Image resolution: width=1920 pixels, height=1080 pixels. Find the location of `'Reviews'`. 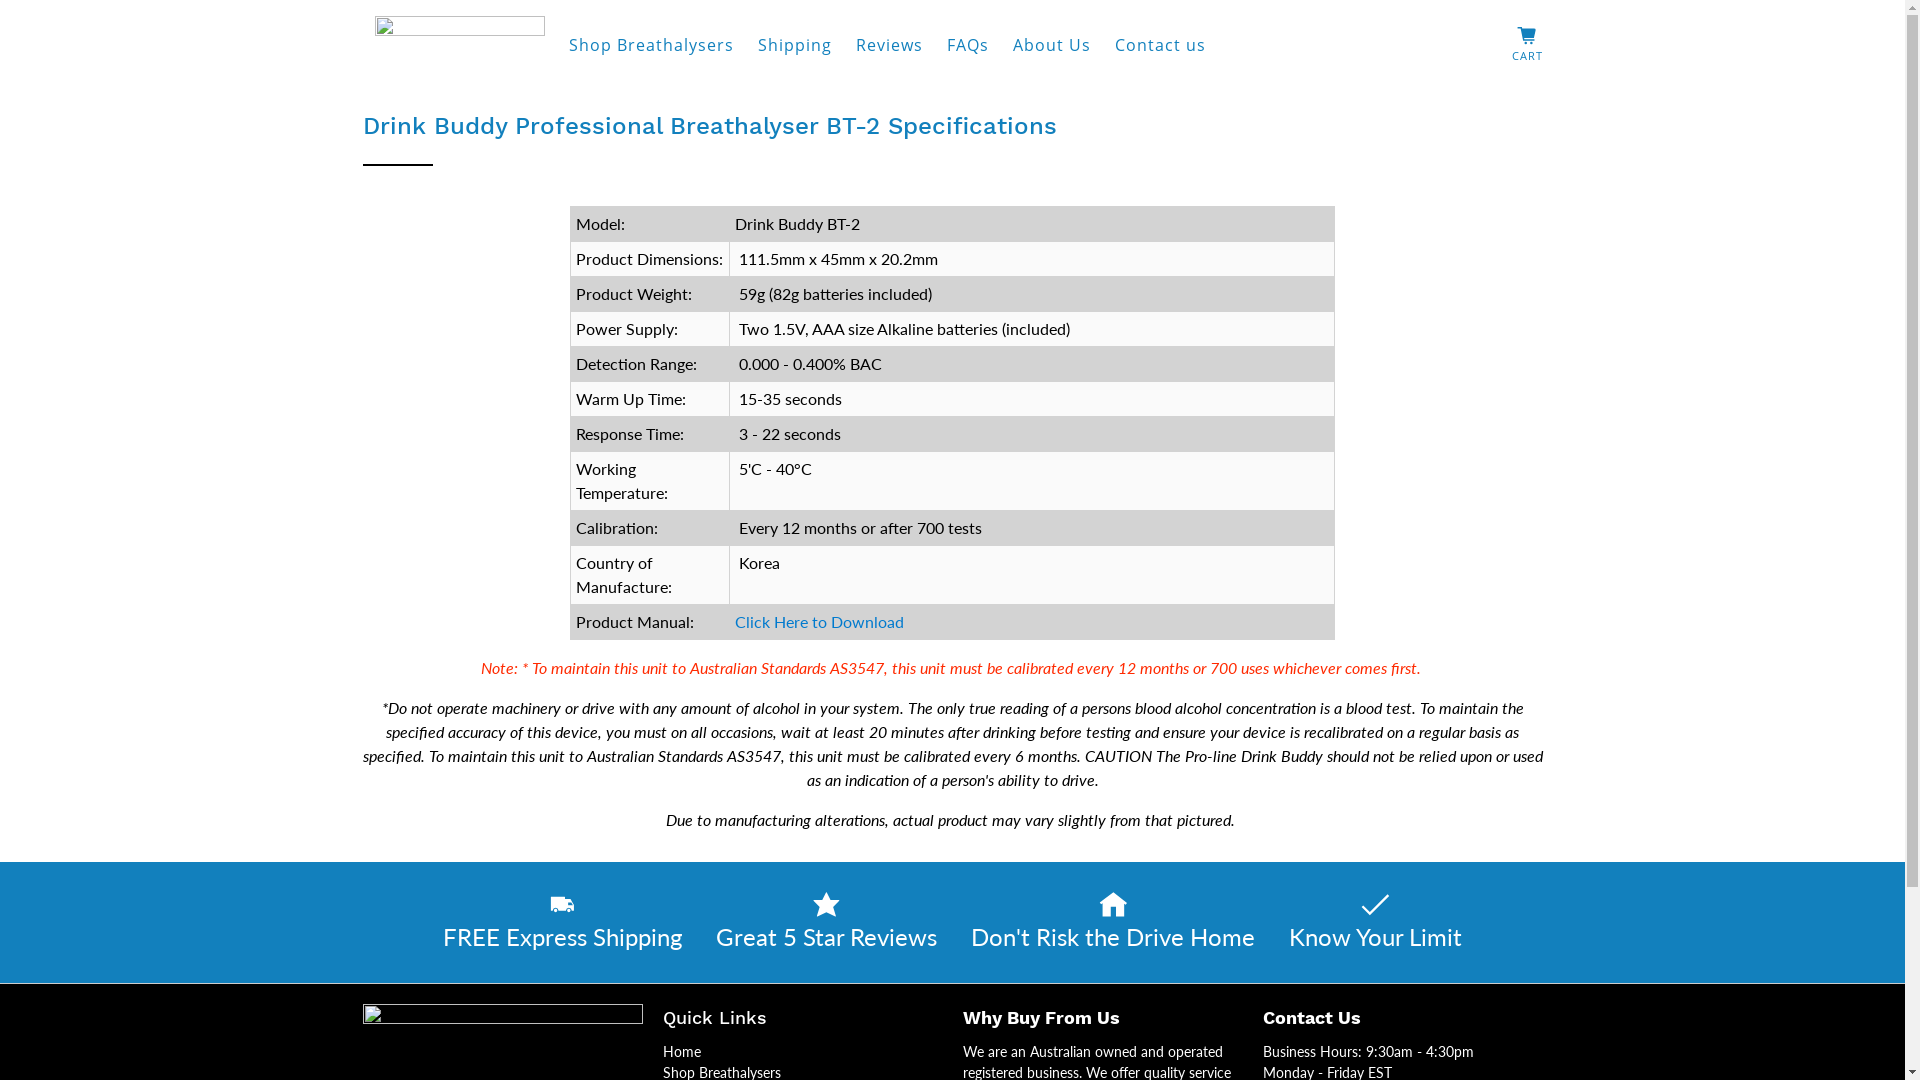

'Reviews' is located at coordinates (888, 45).